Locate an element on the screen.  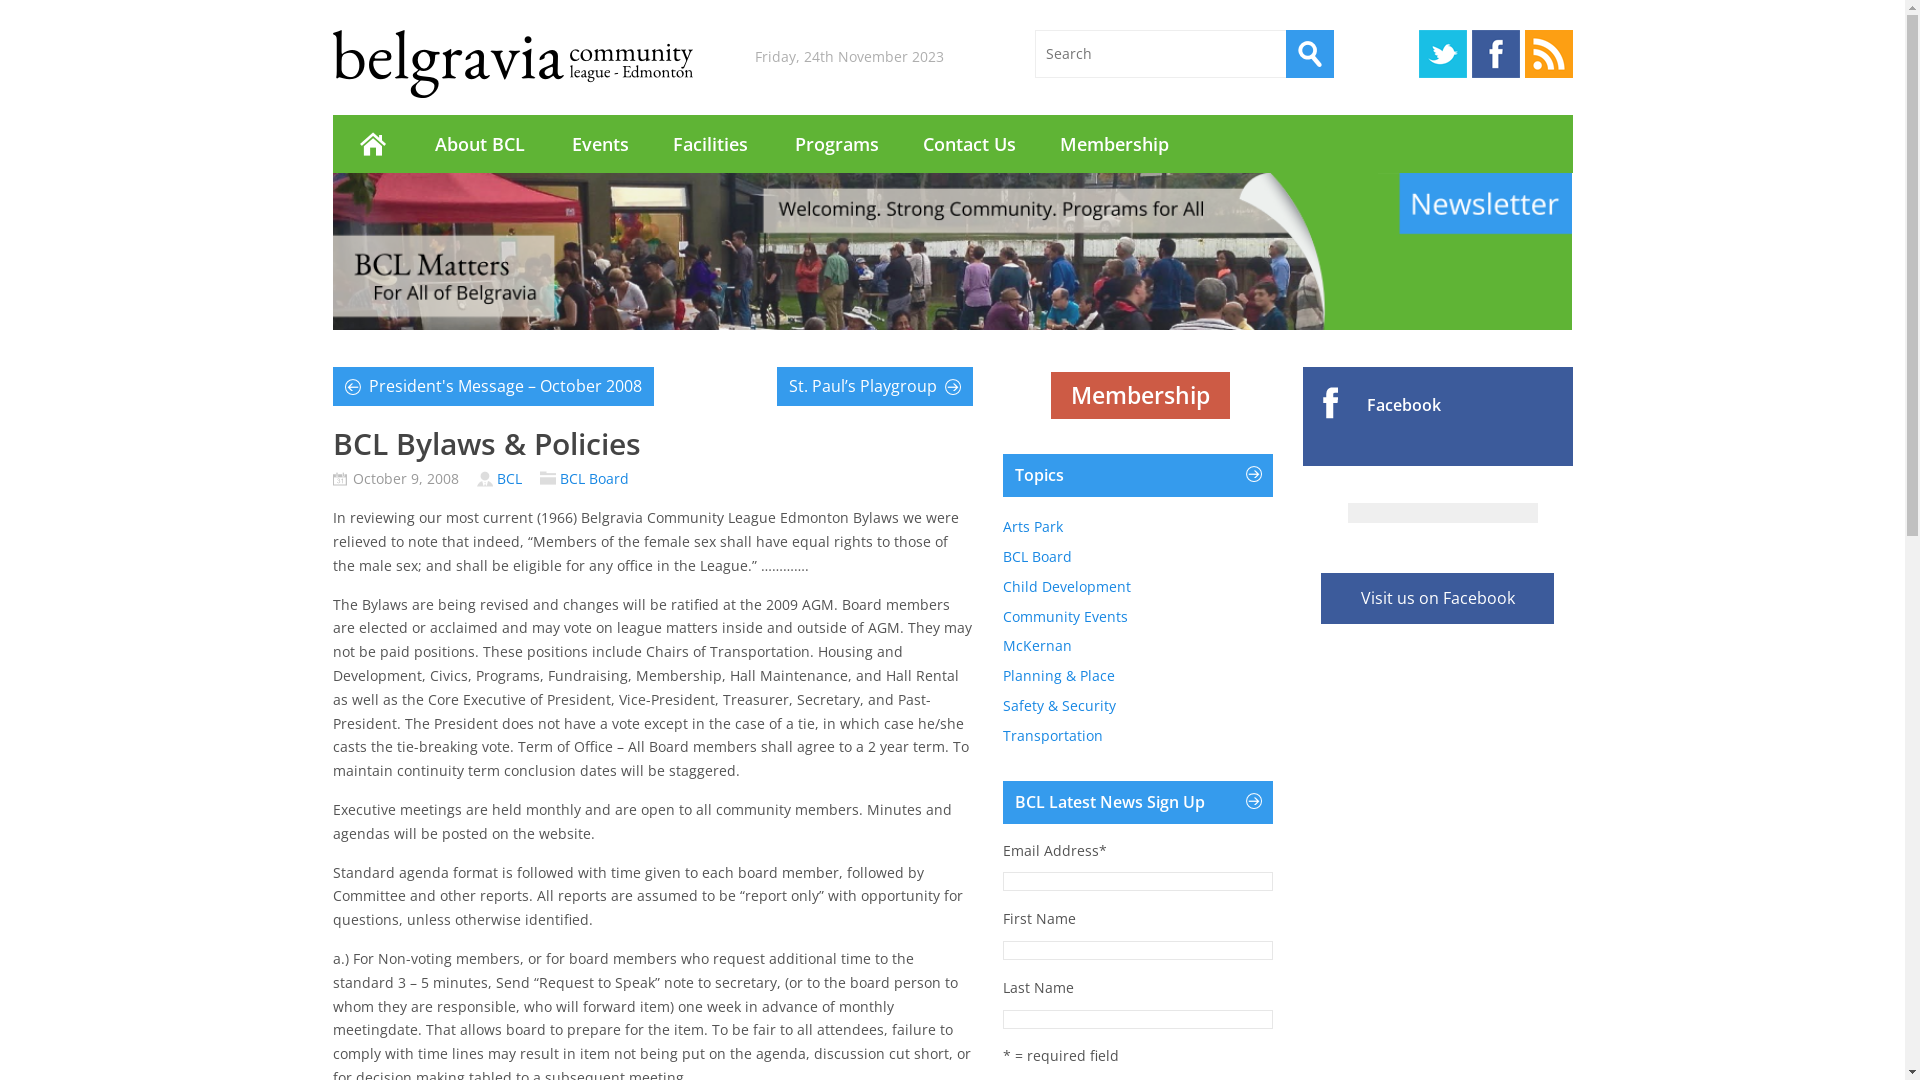
'BCL' is located at coordinates (508, 478).